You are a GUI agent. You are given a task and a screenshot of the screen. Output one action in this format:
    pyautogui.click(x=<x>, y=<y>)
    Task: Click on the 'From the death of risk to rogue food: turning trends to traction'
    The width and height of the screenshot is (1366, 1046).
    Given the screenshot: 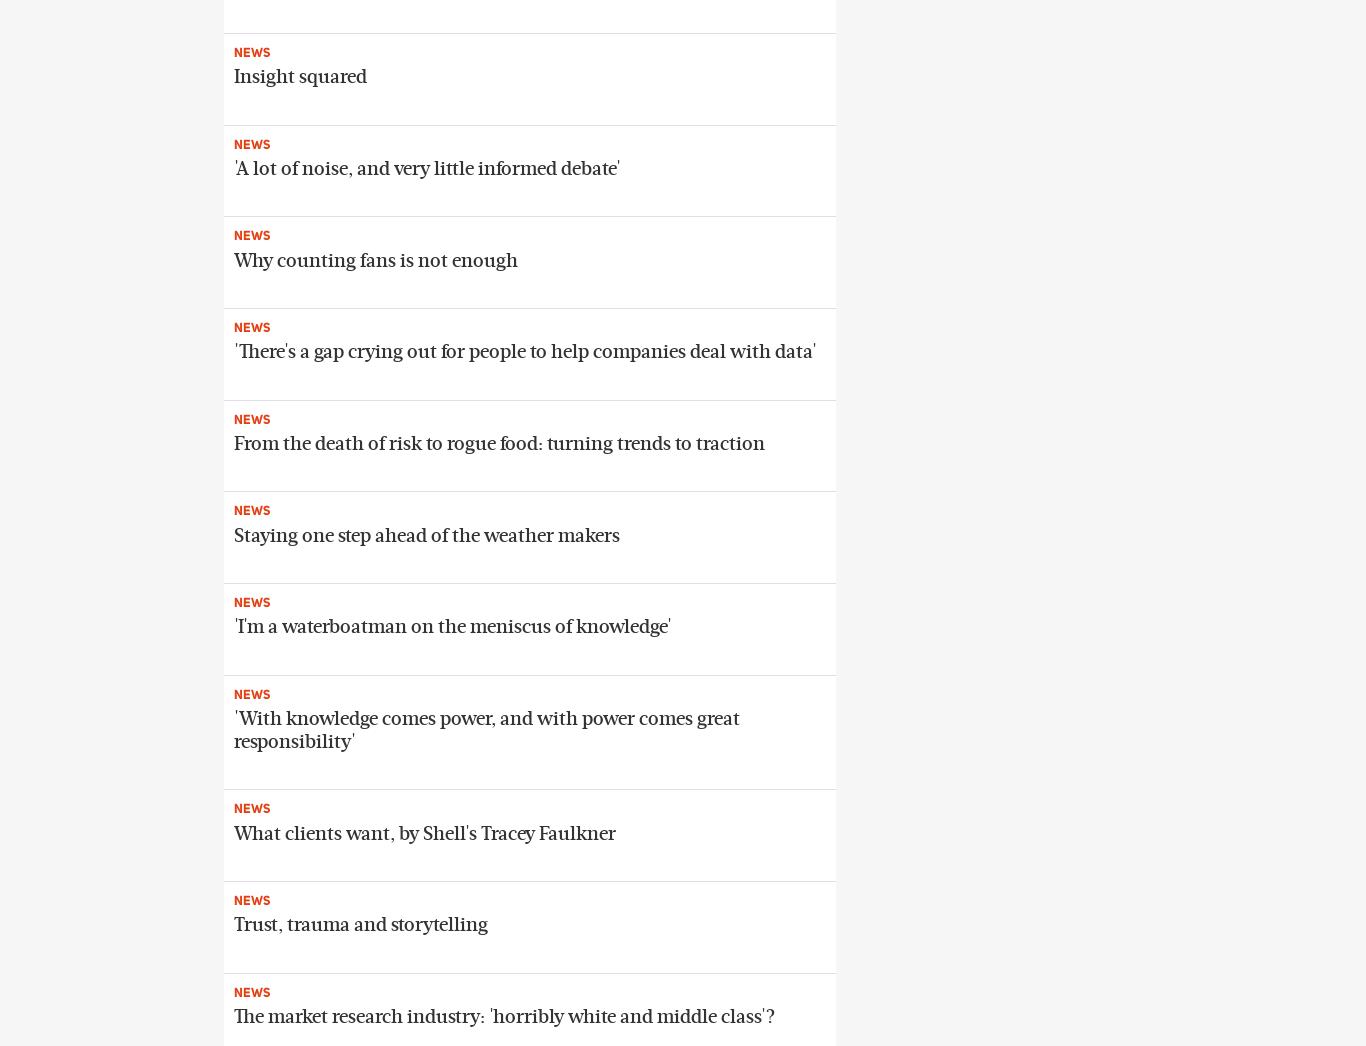 What is the action you would take?
    pyautogui.click(x=498, y=442)
    